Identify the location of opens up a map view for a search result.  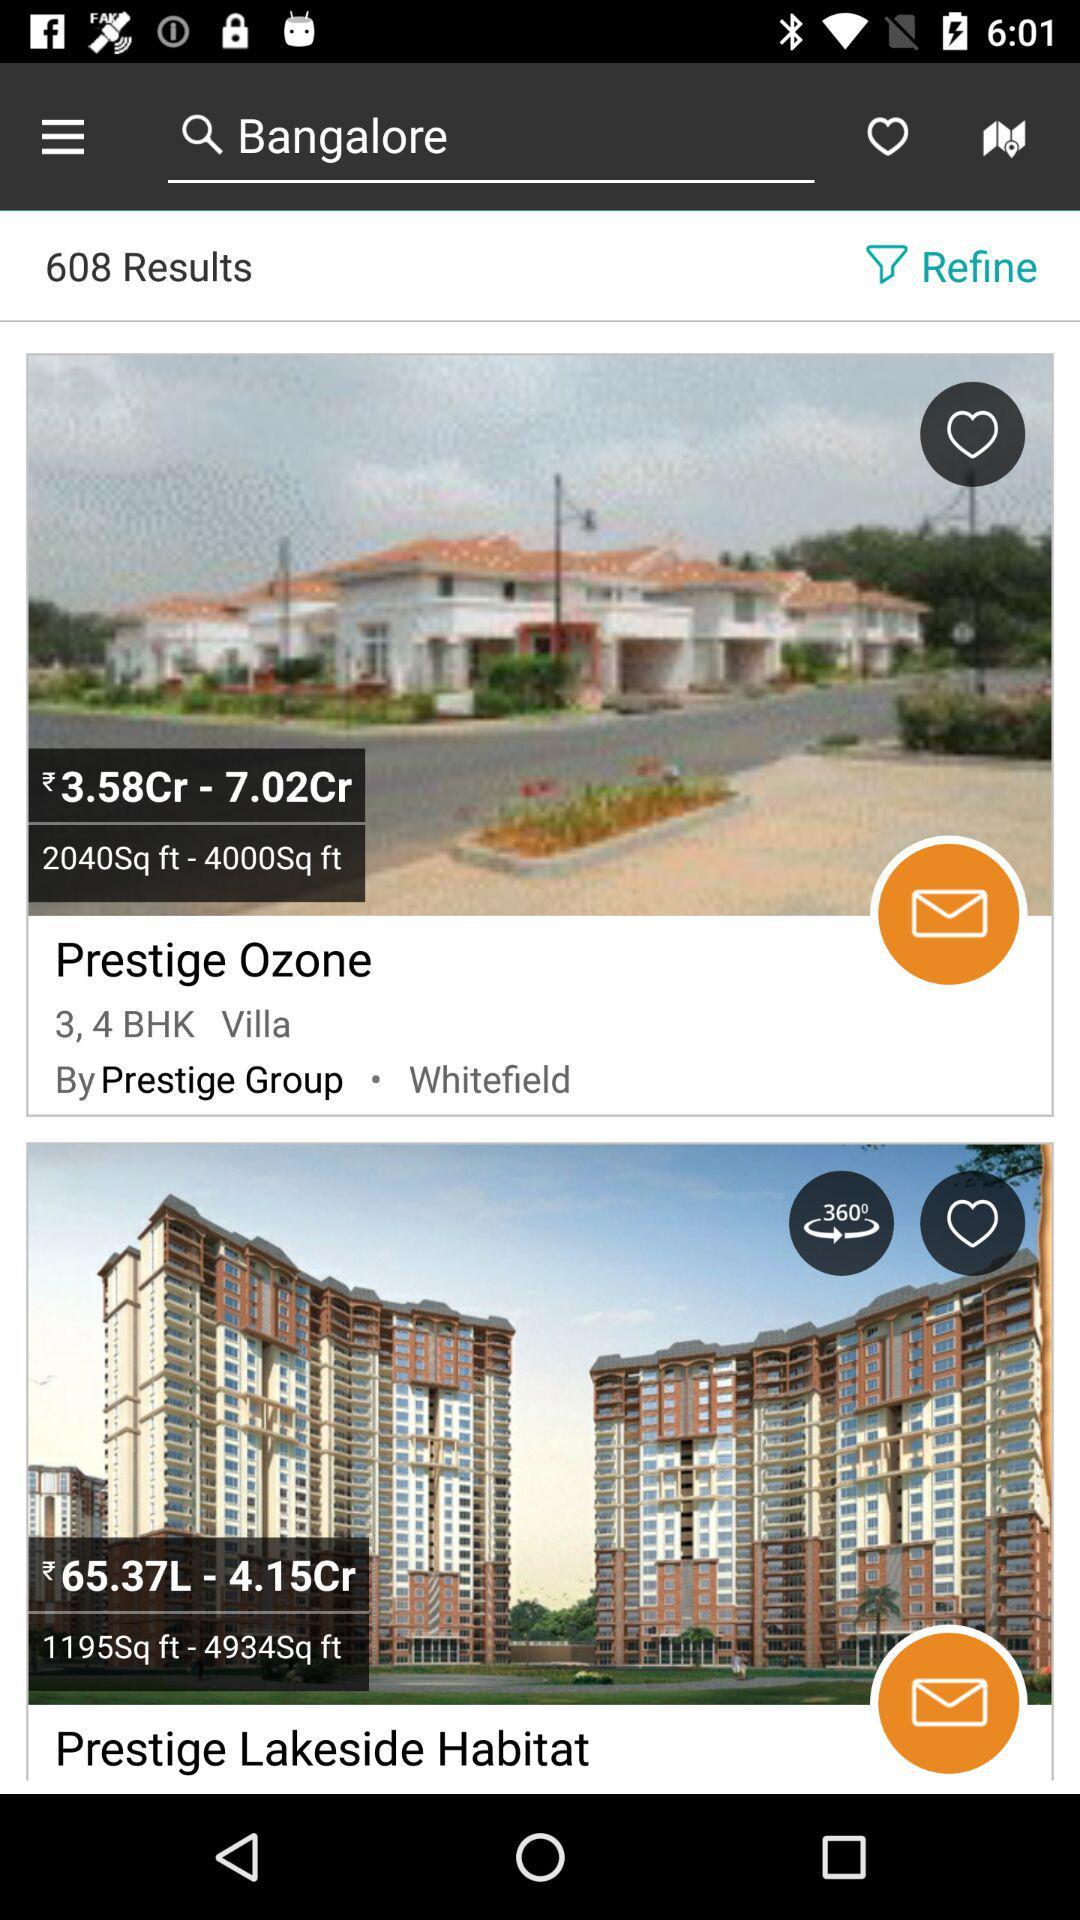
(1007, 135).